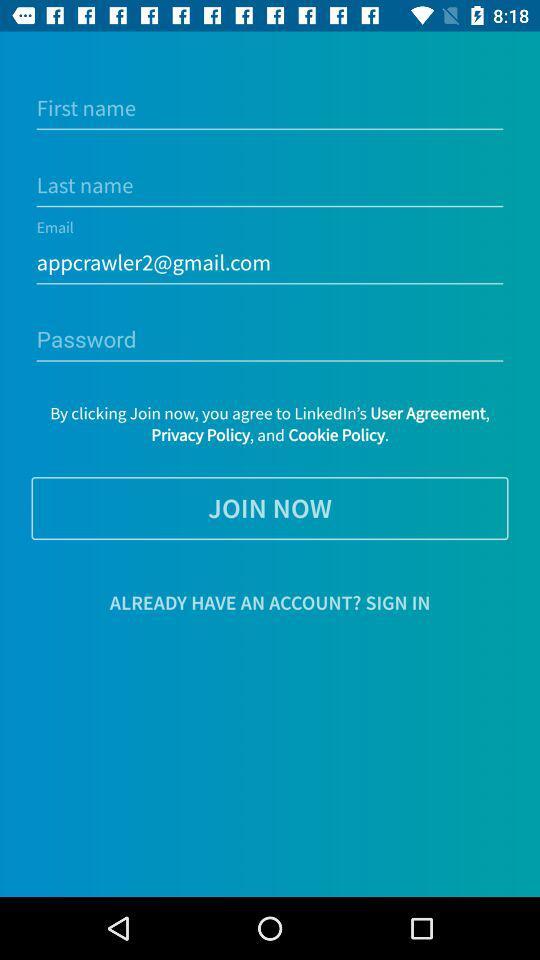 Image resolution: width=540 pixels, height=960 pixels. I want to click on already have an item, so click(270, 601).